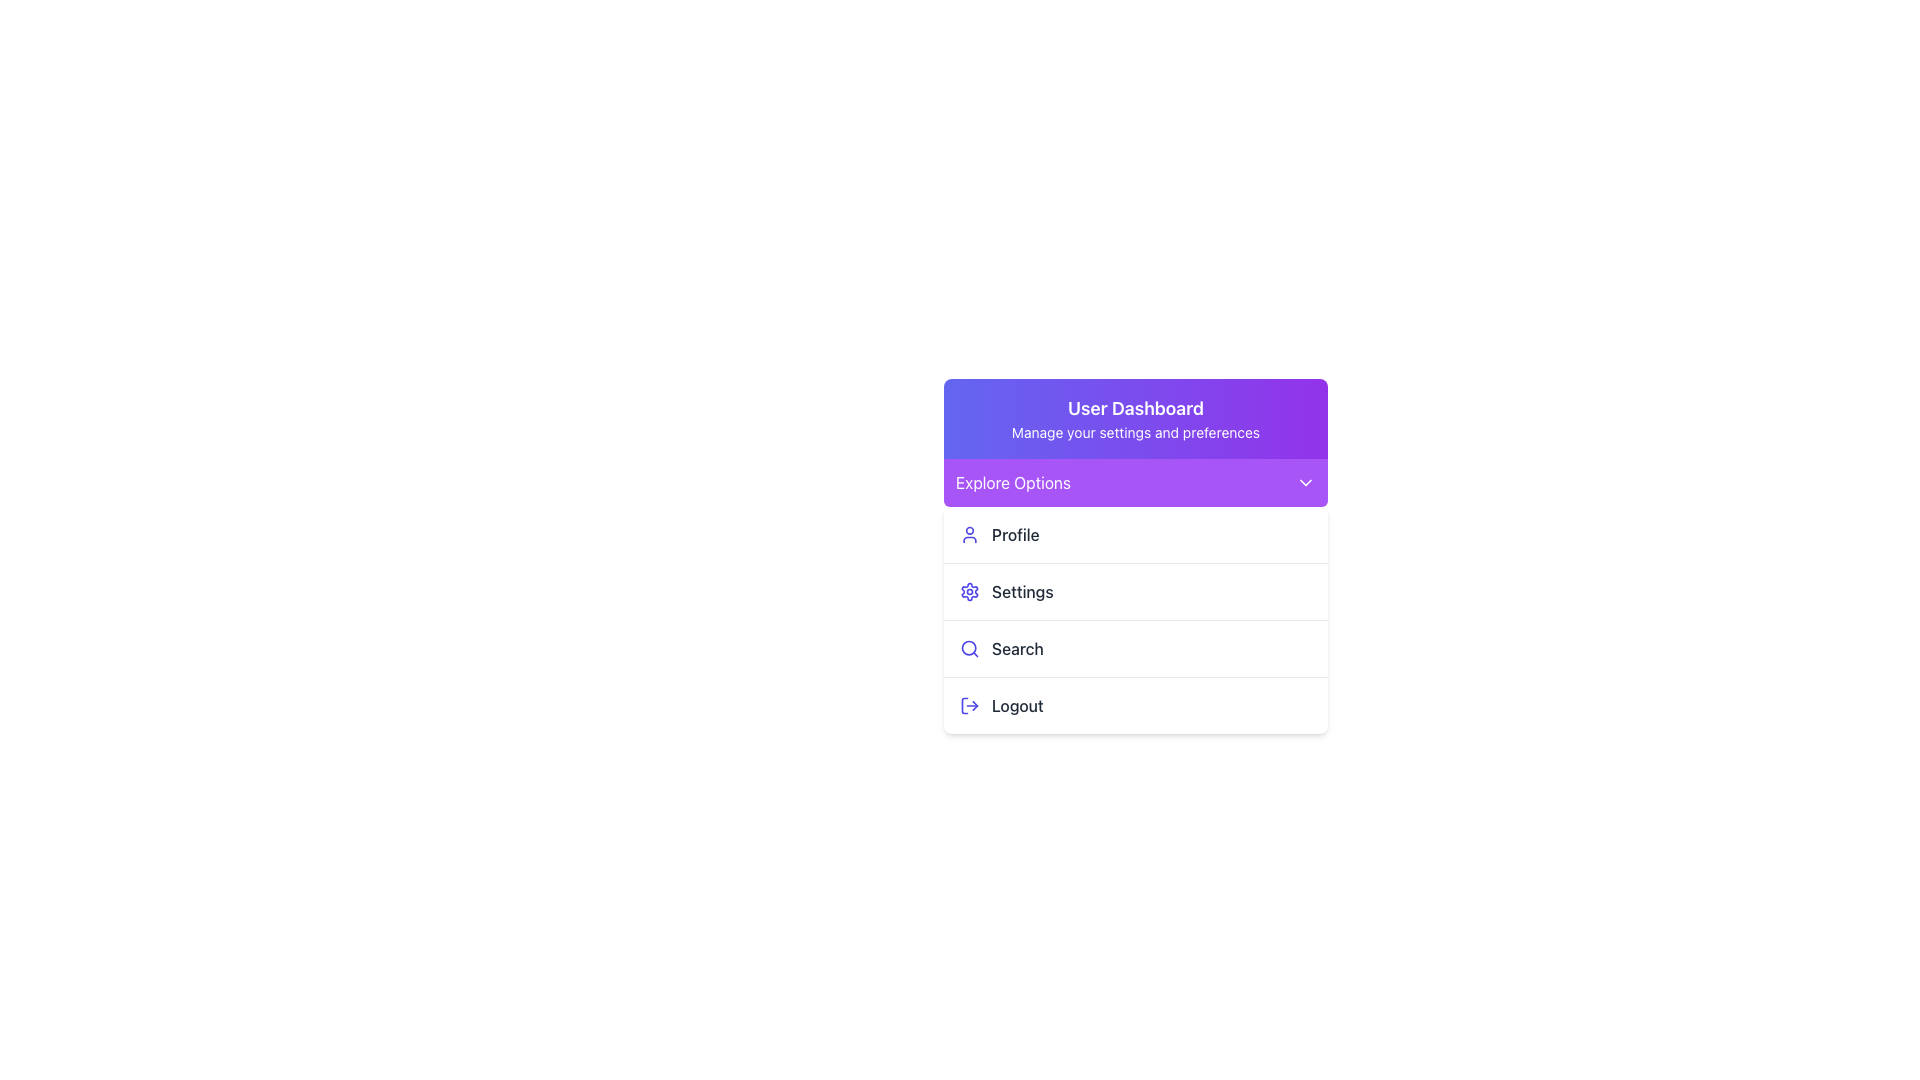  What do you see at coordinates (1136, 704) in the screenshot?
I see `the logout button located at the bottom of the vertical list of elements including 'Profile', 'Settings', 'Search', and 'Logout' to sign out the user from the application` at bounding box center [1136, 704].